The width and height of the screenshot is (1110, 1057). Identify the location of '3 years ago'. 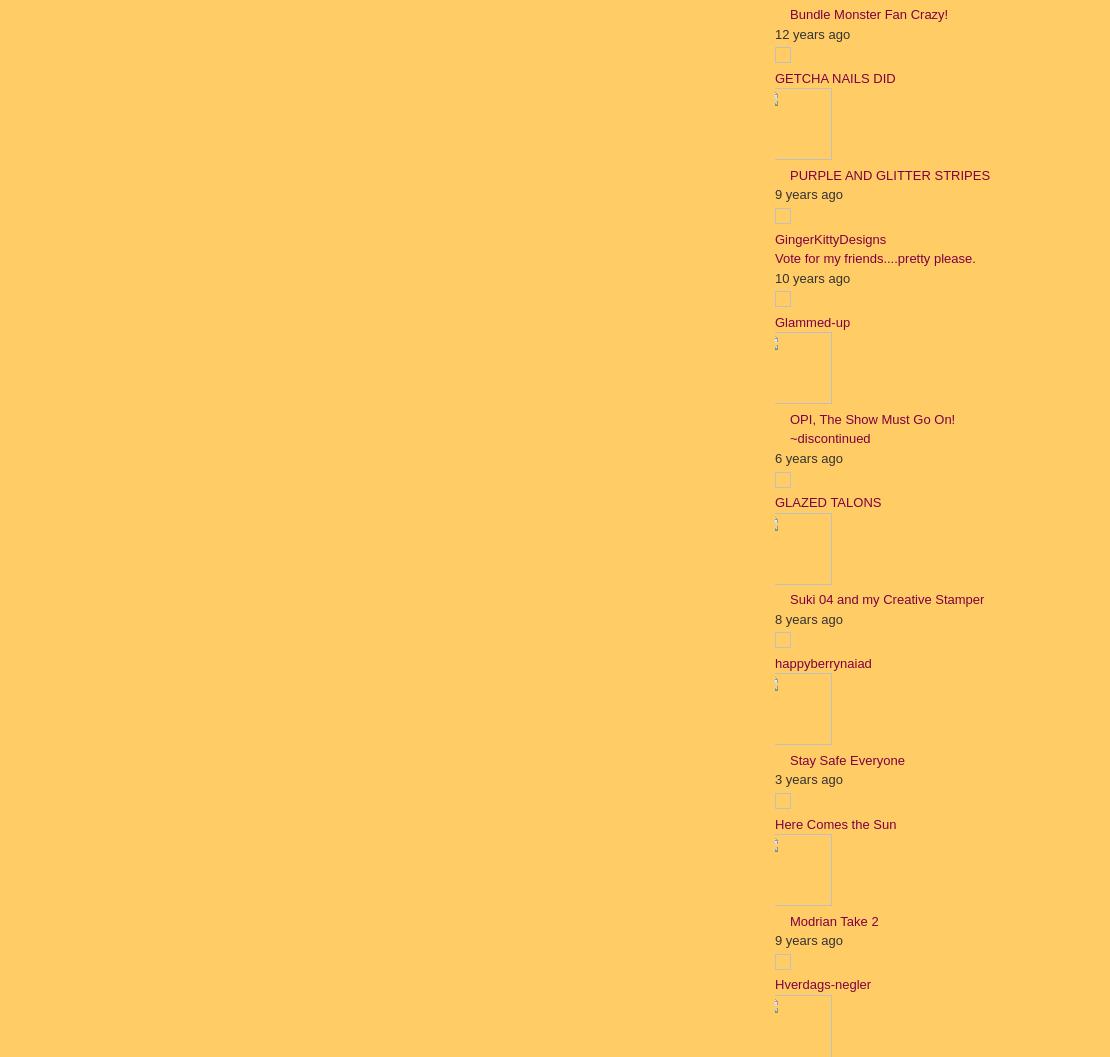
(774, 779).